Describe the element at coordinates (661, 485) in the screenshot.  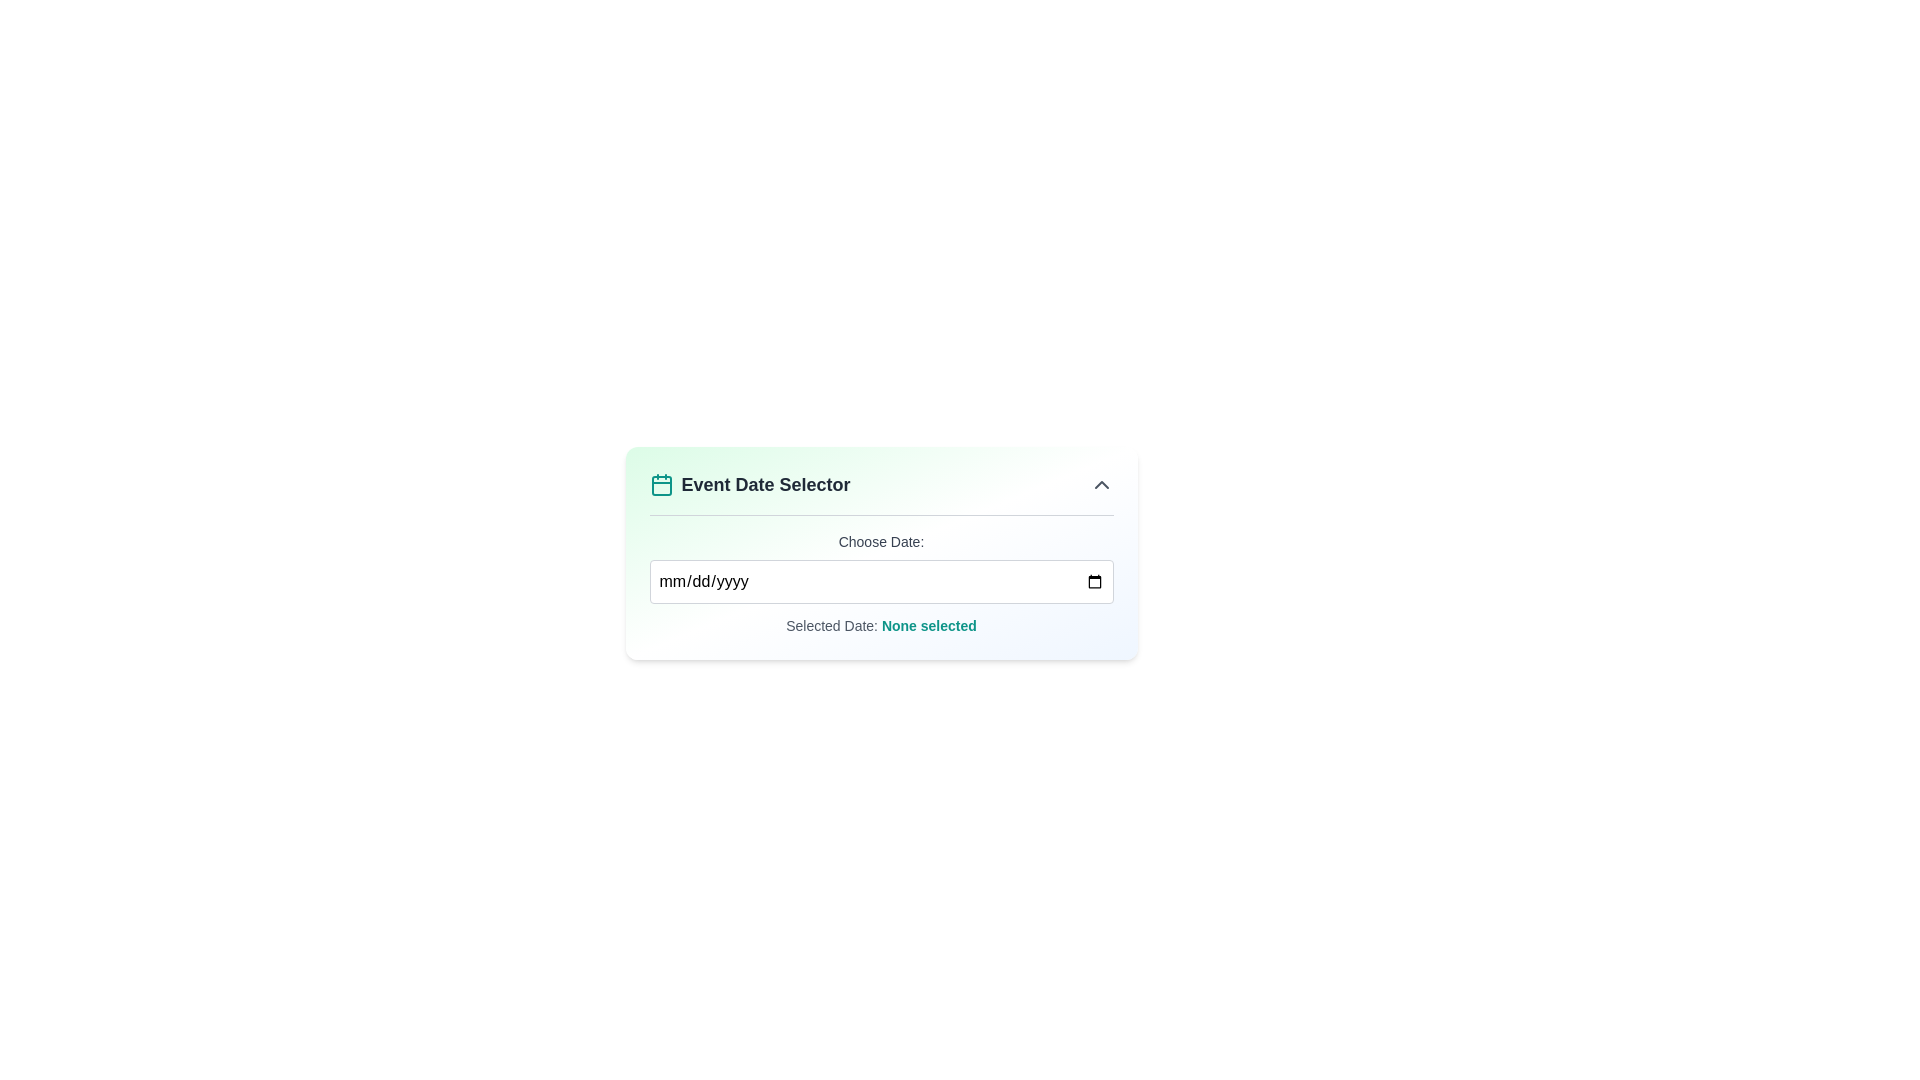
I see `the calendar icon that indicates date selection functionality, located to the left of the 'Event Date Selector' text` at that location.